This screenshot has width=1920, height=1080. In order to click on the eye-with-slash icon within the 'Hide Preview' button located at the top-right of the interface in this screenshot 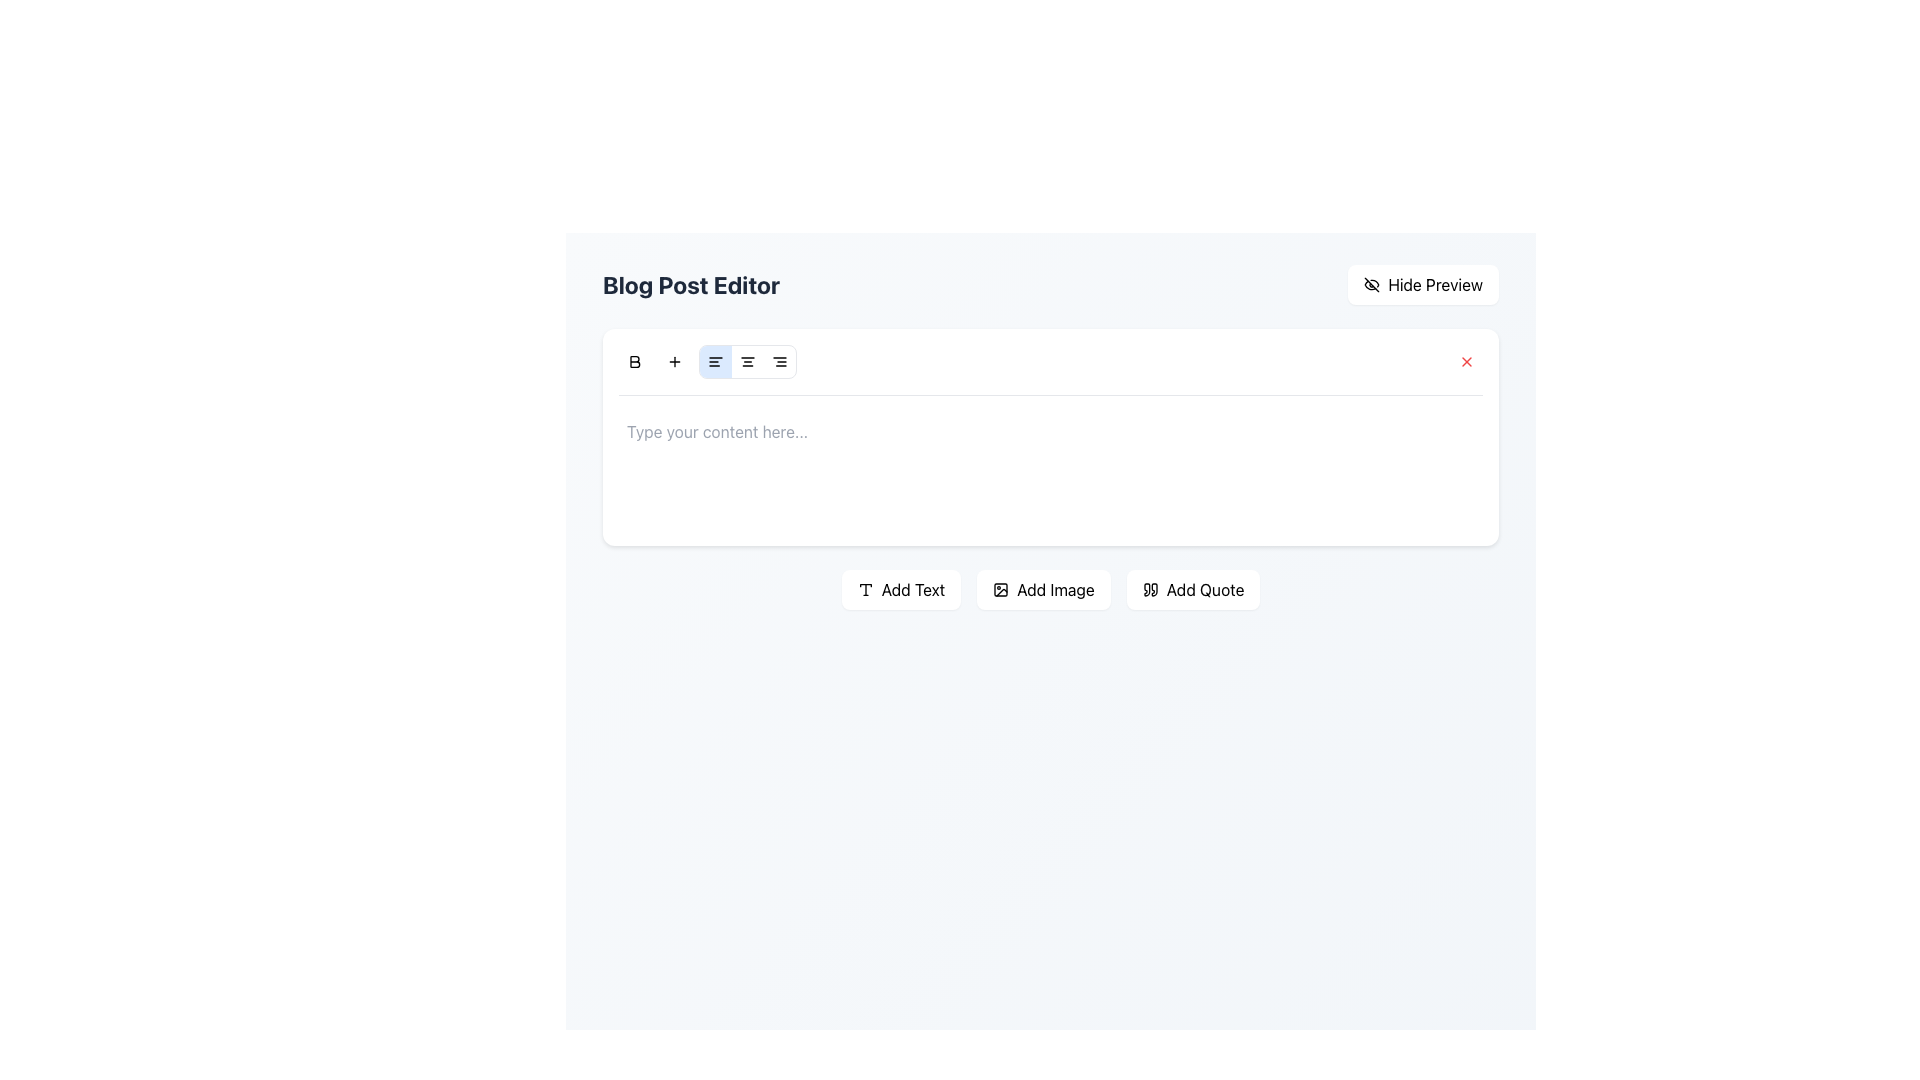, I will do `click(1371, 285)`.